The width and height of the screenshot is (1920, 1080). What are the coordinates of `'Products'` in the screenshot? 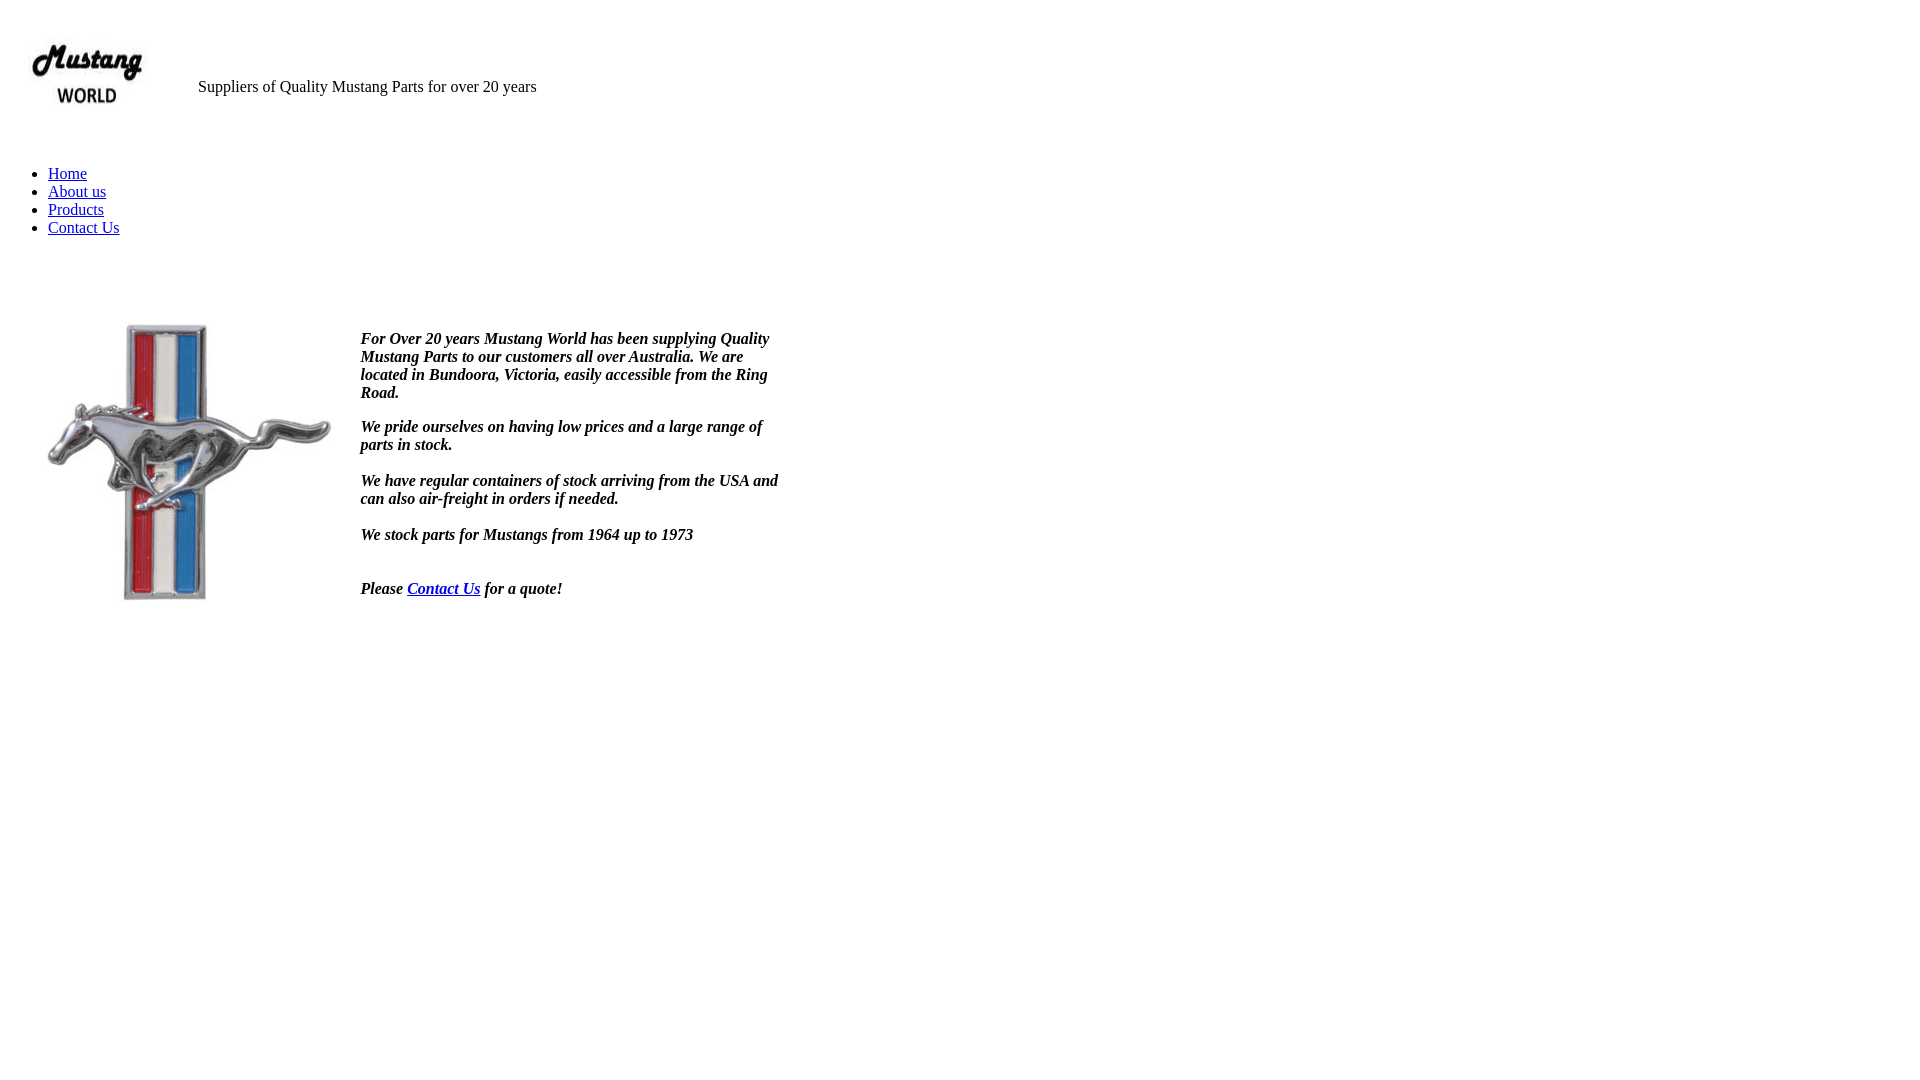 It's located at (48, 209).